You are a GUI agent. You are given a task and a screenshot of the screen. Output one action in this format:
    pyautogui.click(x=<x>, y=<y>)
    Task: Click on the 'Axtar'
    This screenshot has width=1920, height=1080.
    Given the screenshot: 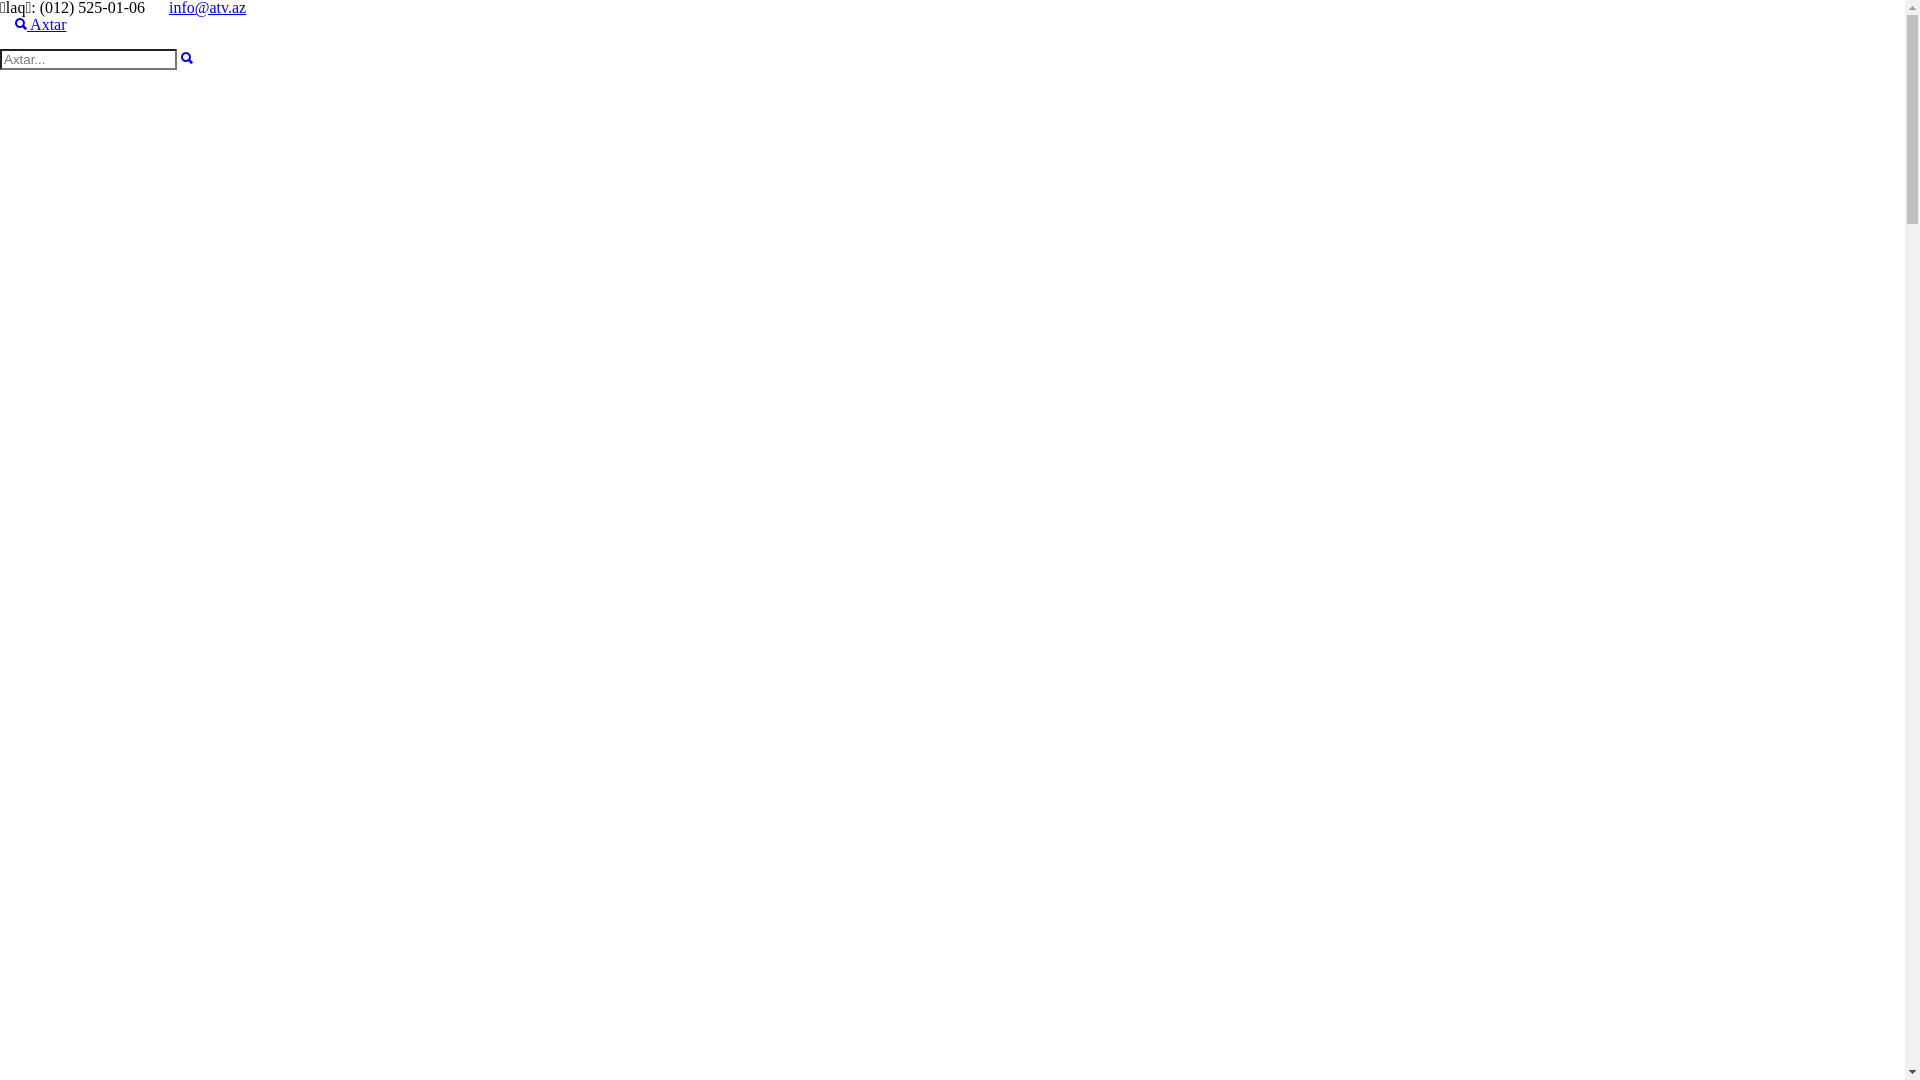 What is the action you would take?
    pyautogui.click(x=187, y=57)
    